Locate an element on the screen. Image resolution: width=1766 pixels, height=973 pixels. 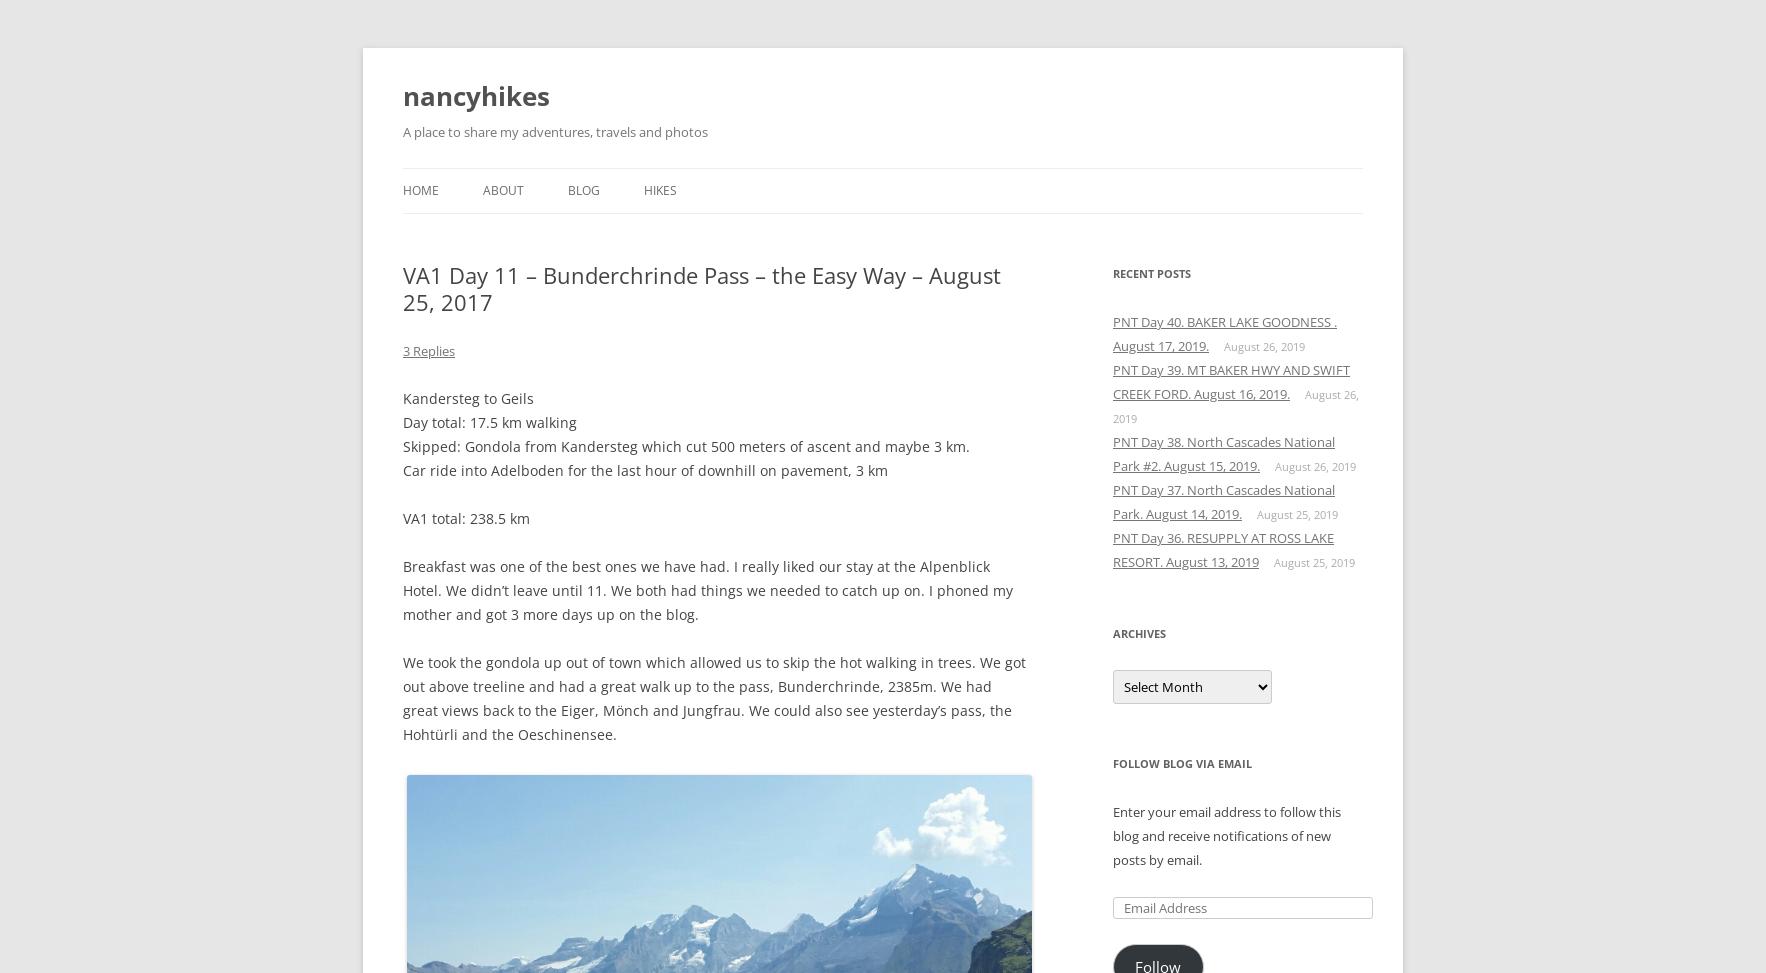
'PNT Day 37. North Cascades National Park. August 14, 2019.' is located at coordinates (1223, 500).